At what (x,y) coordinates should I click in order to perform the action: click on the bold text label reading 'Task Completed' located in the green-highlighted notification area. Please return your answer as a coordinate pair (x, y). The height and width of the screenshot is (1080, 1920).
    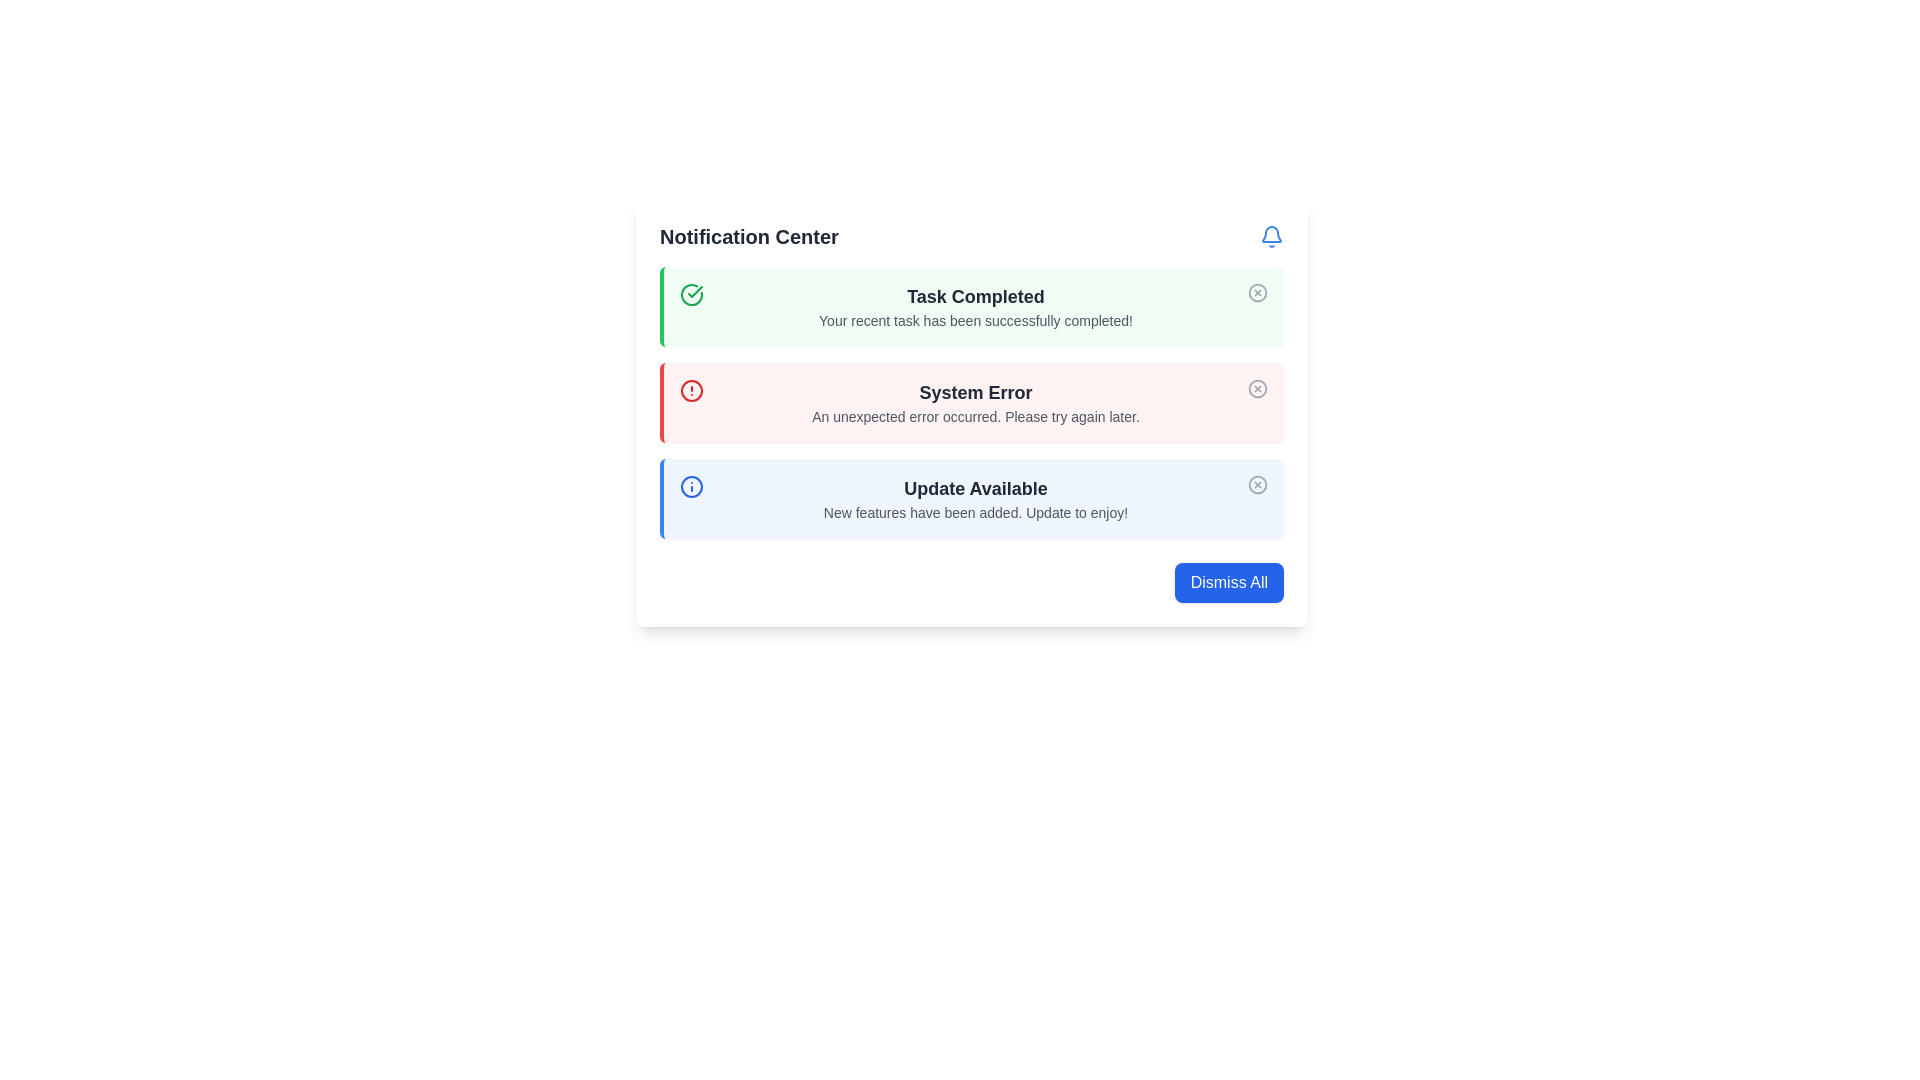
    Looking at the image, I should click on (975, 297).